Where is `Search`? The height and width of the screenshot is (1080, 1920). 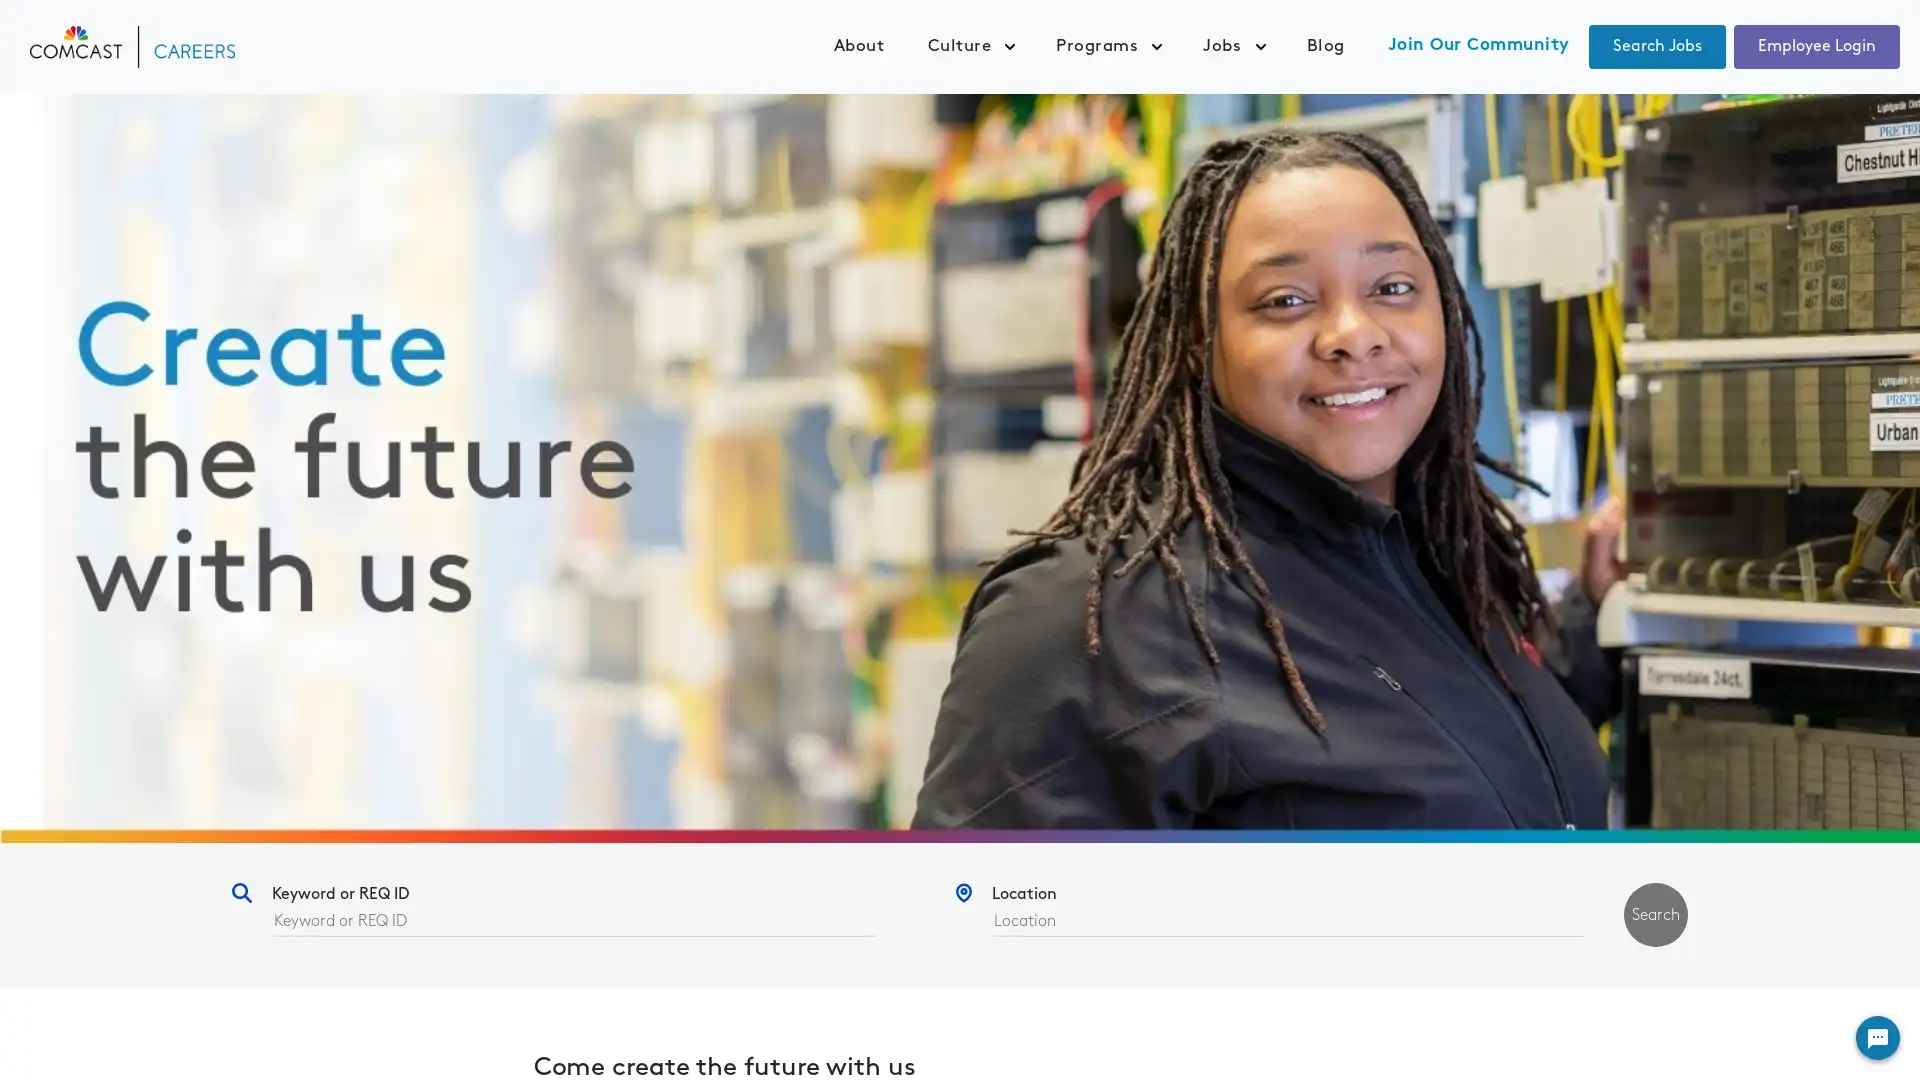 Search is located at coordinates (1656, 914).